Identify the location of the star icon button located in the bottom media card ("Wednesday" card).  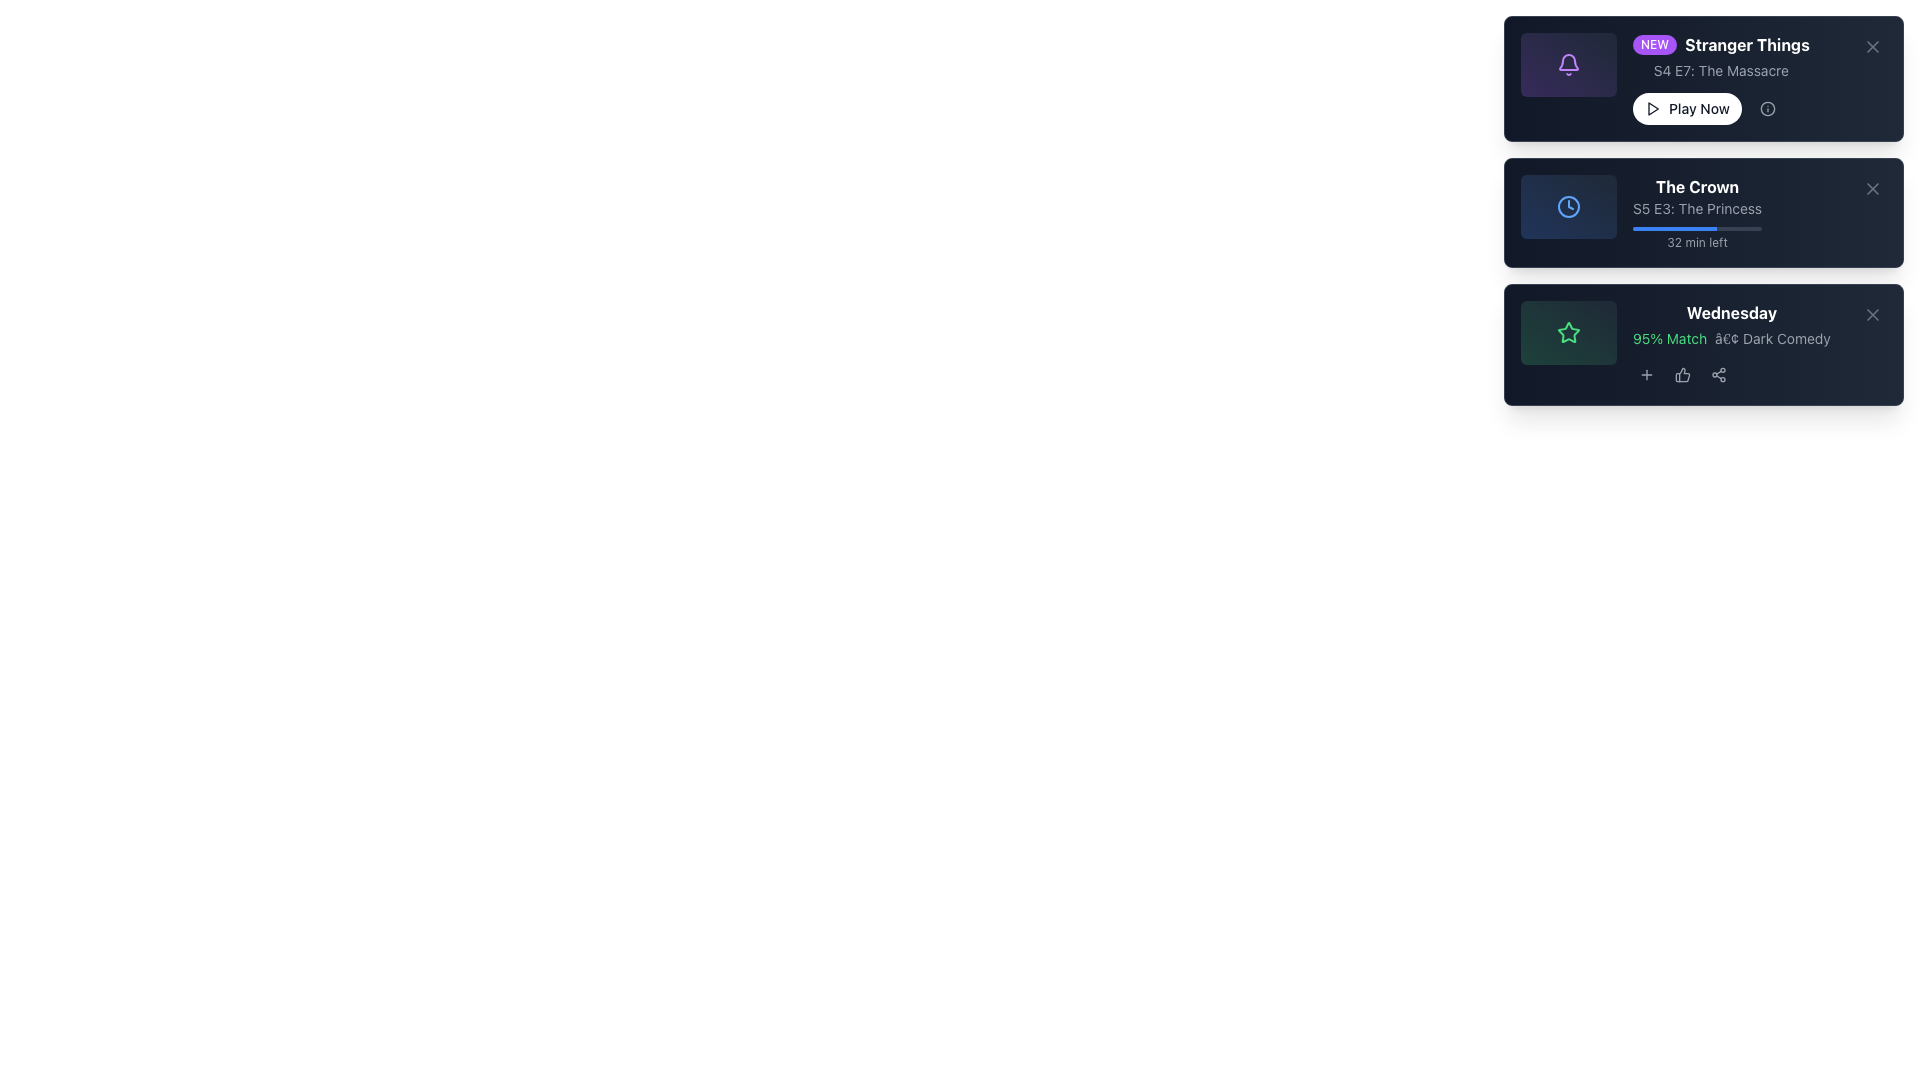
(1568, 331).